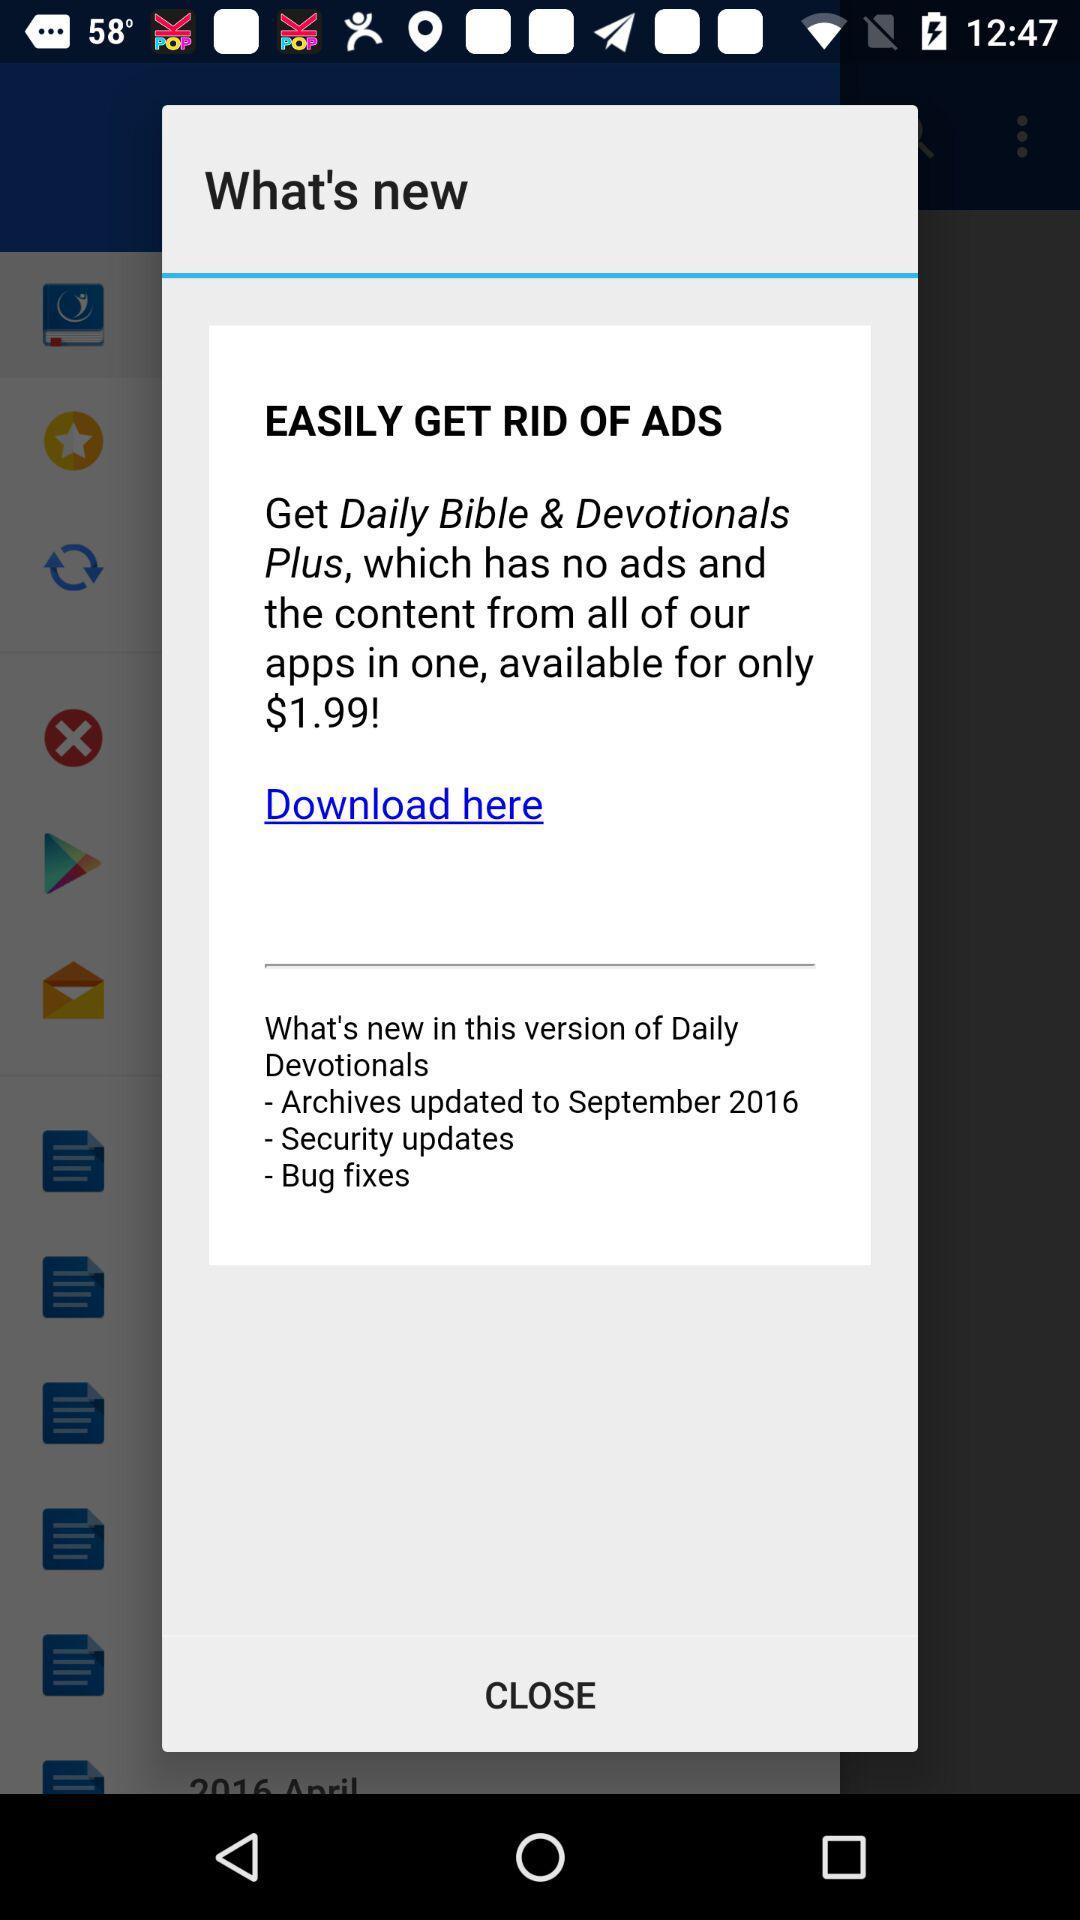 This screenshot has height=1920, width=1080. What do you see at coordinates (540, 1693) in the screenshot?
I see `the close button` at bounding box center [540, 1693].